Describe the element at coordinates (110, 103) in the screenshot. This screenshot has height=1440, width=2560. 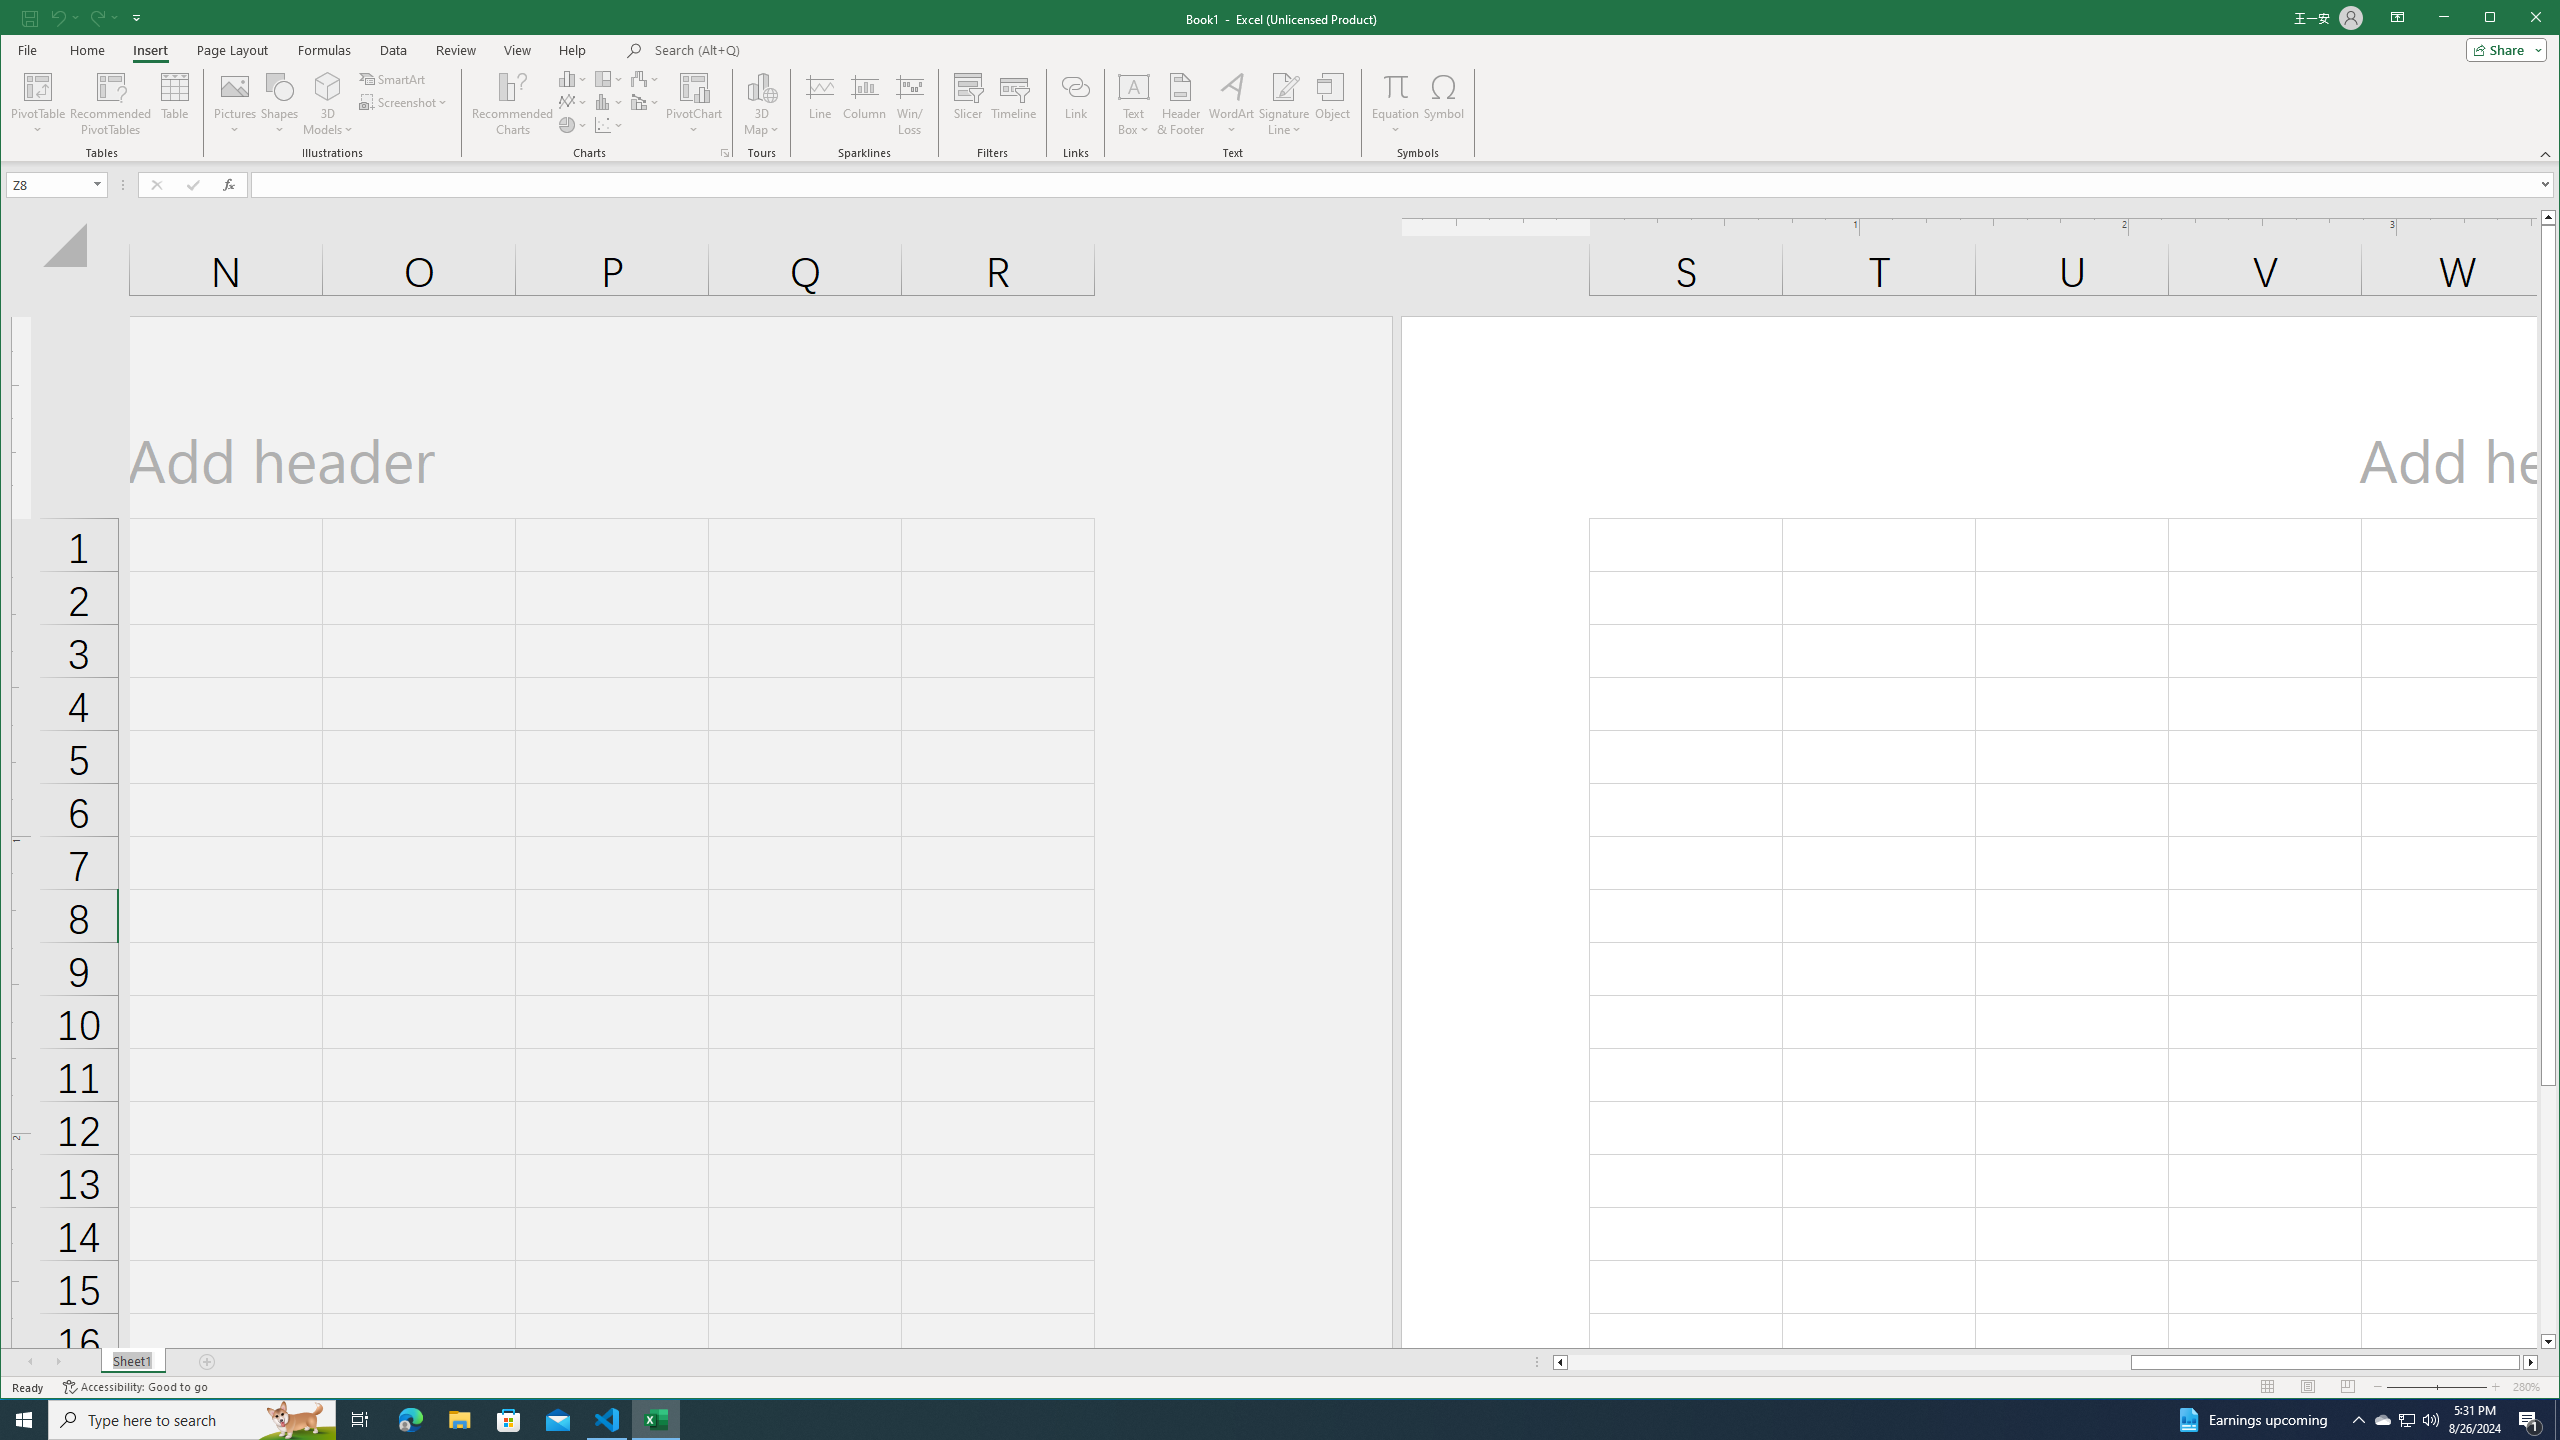
I see `'Recommended PivotTables'` at that location.